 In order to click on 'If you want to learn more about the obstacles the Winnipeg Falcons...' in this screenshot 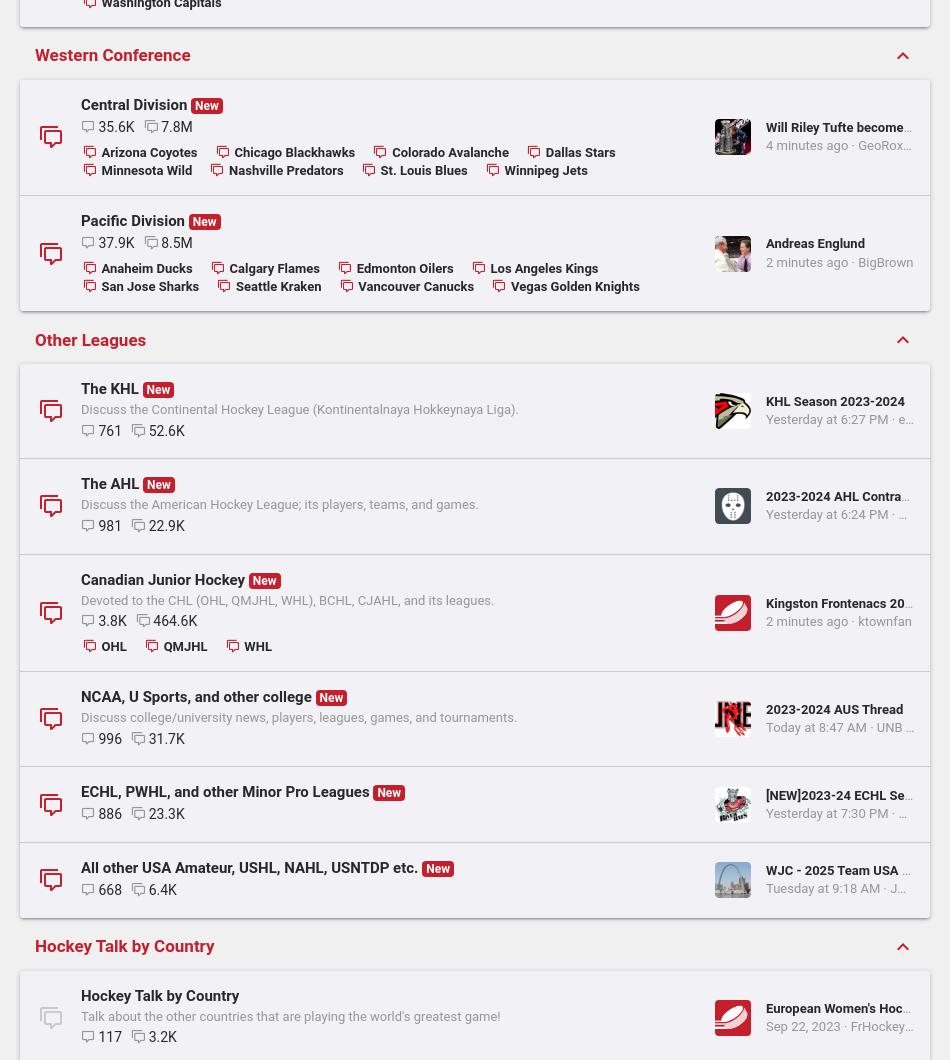, I will do `click(783, 273)`.